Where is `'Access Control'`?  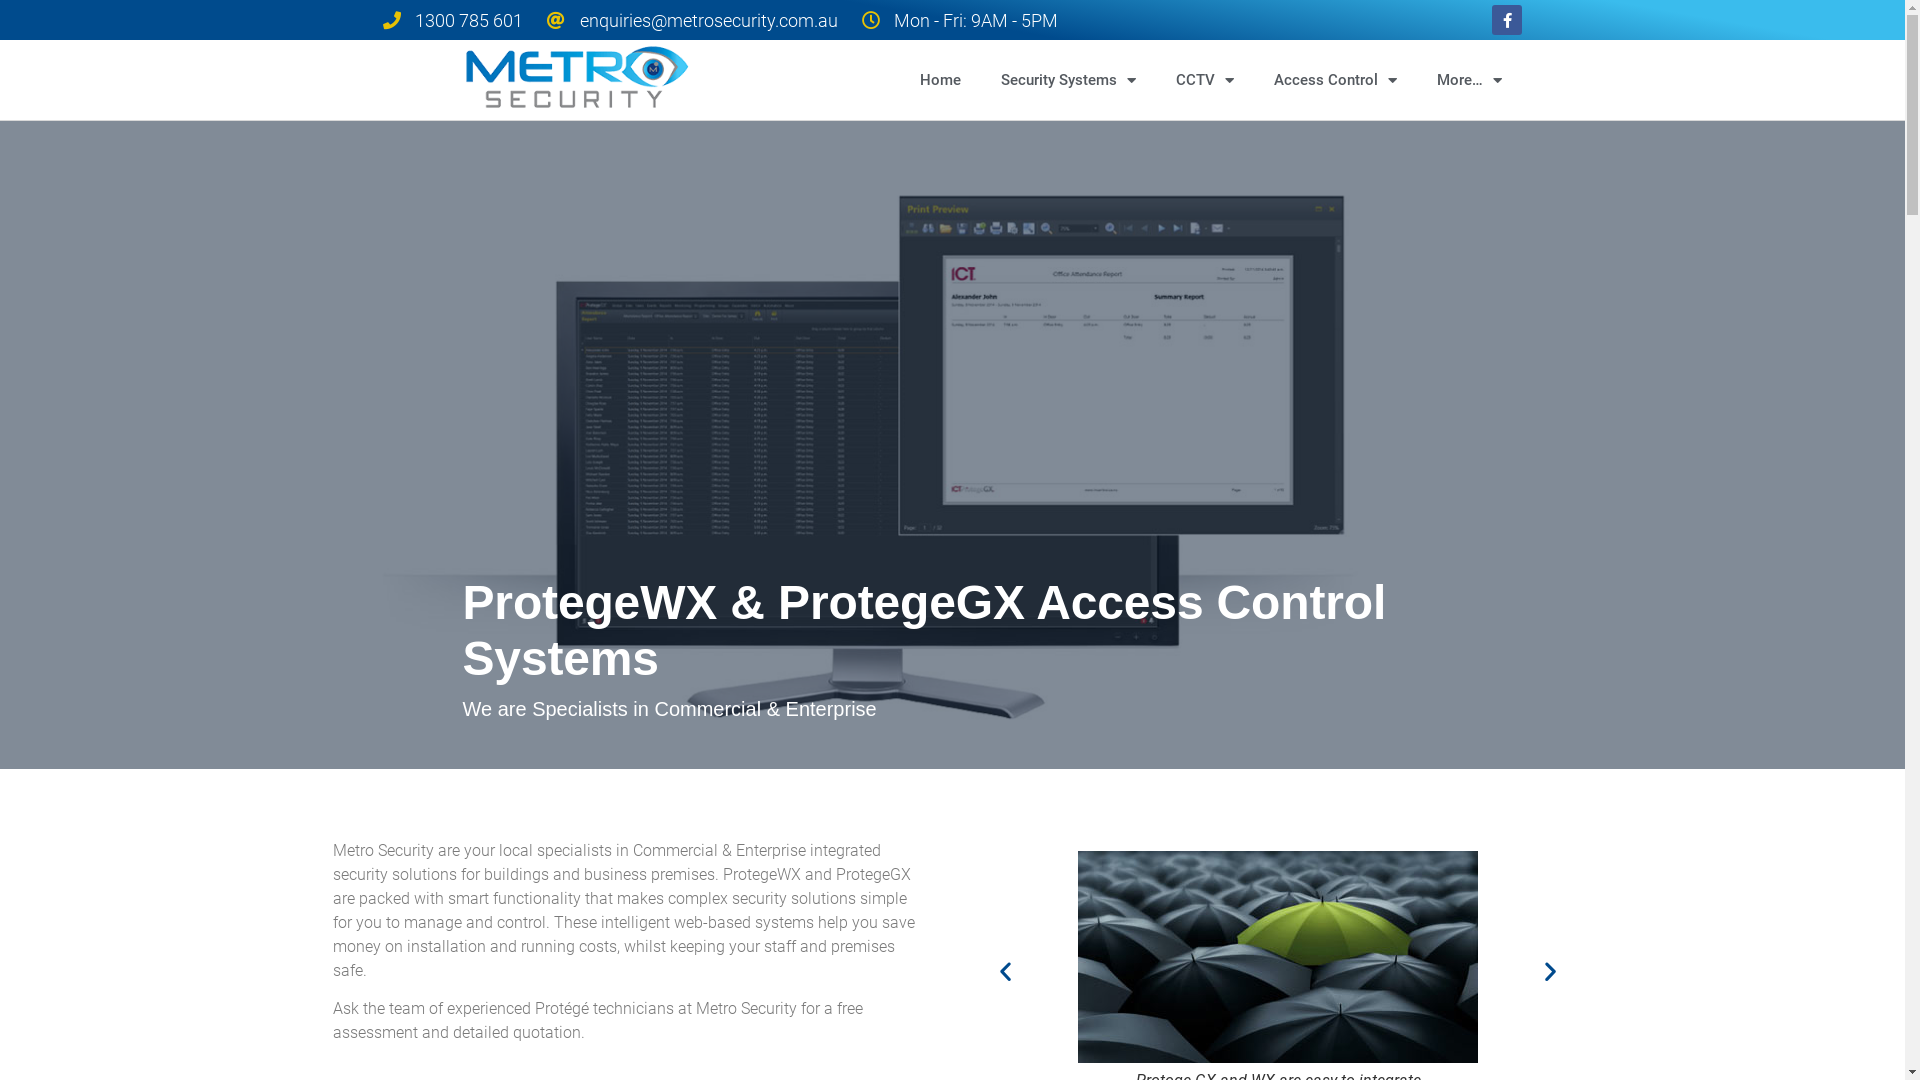
'Access Control' is located at coordinates (1335, 79).